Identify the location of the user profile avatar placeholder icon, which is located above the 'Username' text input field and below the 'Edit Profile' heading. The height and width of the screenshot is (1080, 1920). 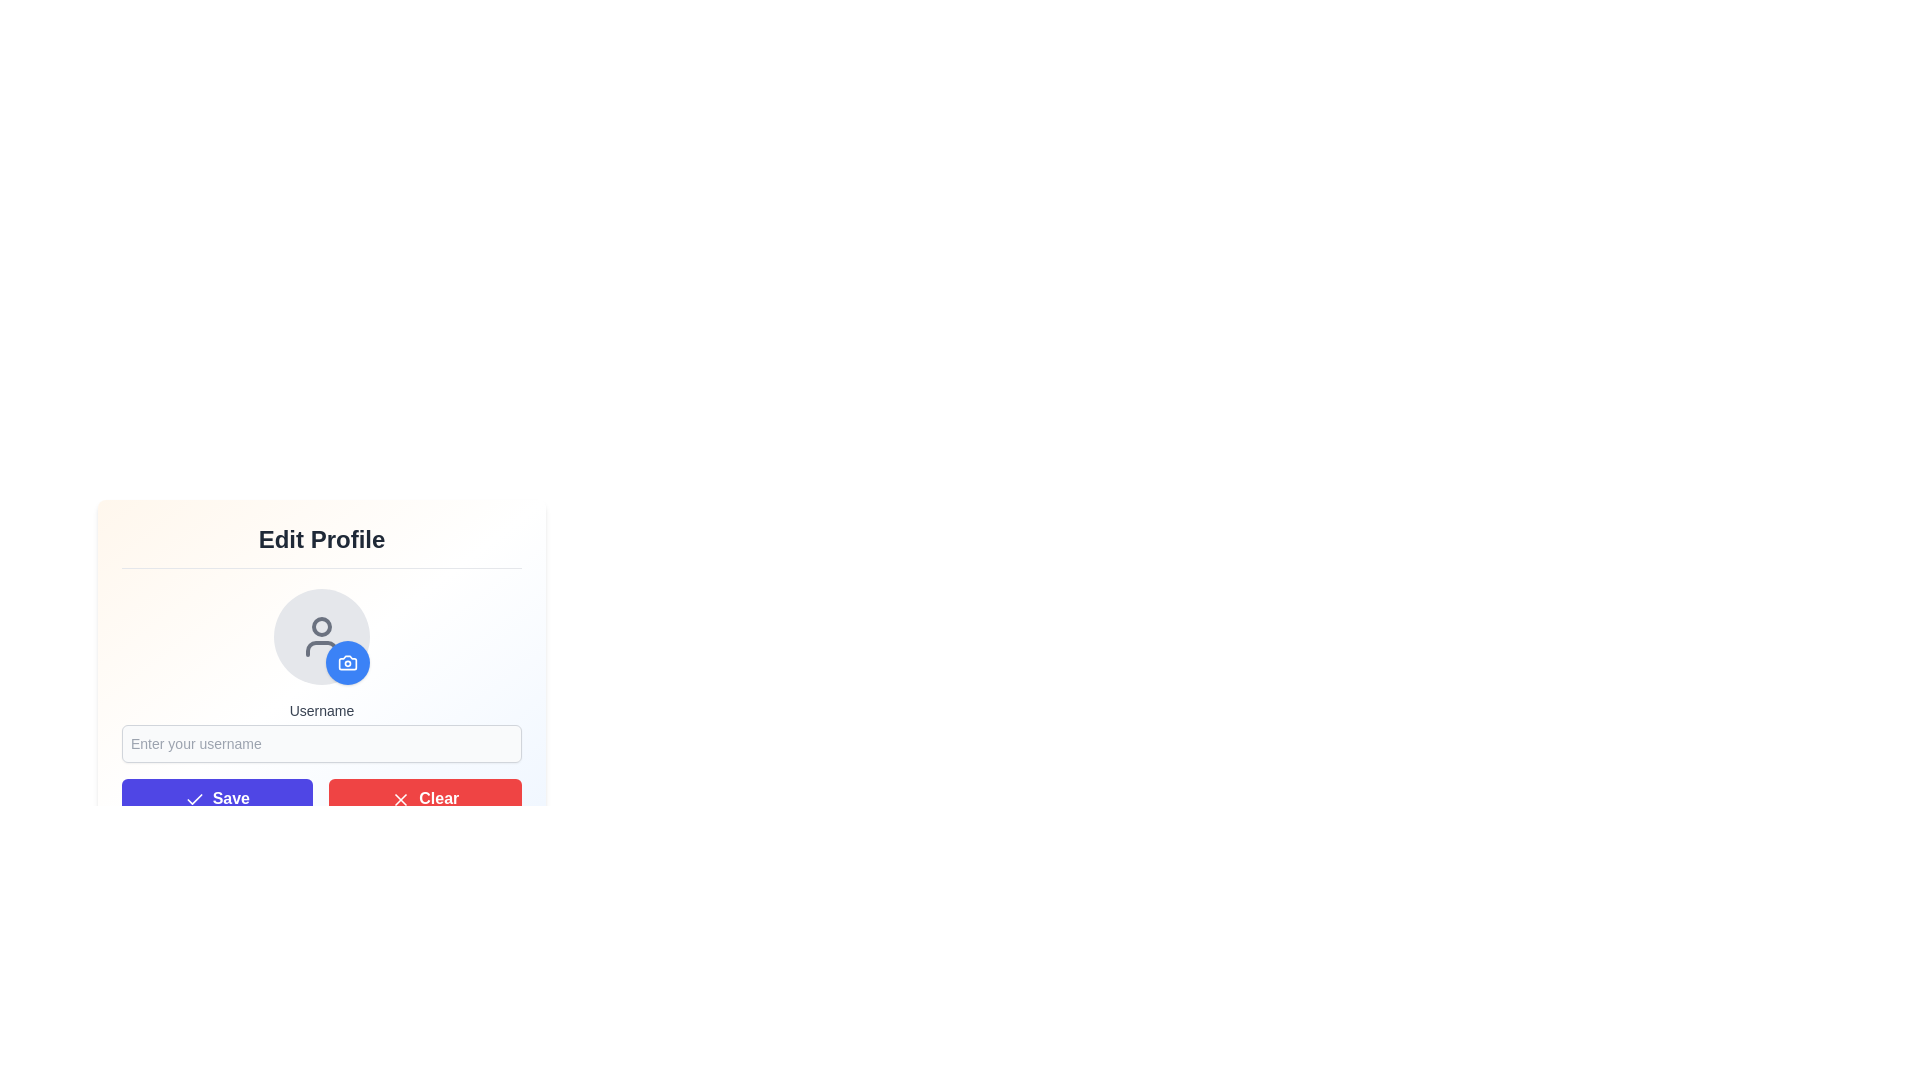
(321, 636).